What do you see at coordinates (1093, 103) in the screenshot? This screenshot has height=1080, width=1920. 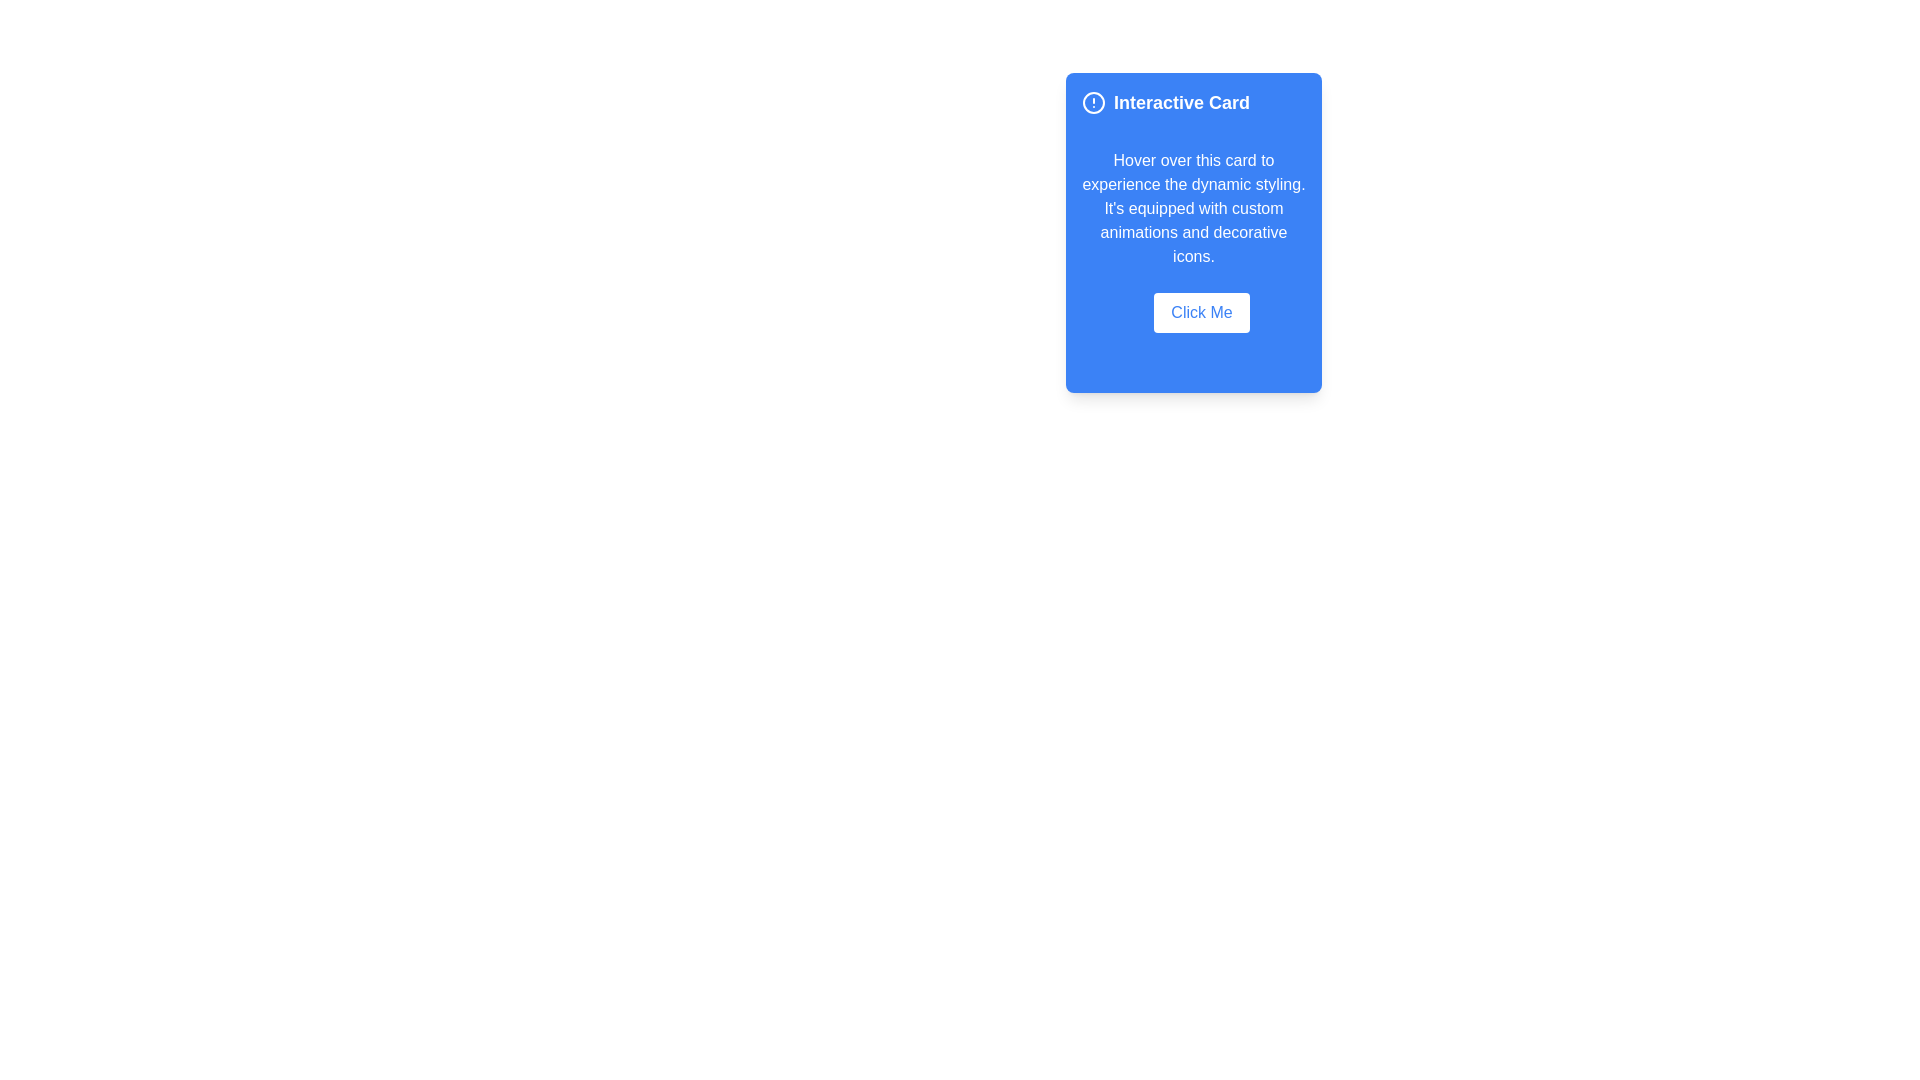 I see `the warning icon with an exclamation mark, which is located to the left of the 'Interactive Card' text in the header section of the card interface` at bounding box center [1093, 103].